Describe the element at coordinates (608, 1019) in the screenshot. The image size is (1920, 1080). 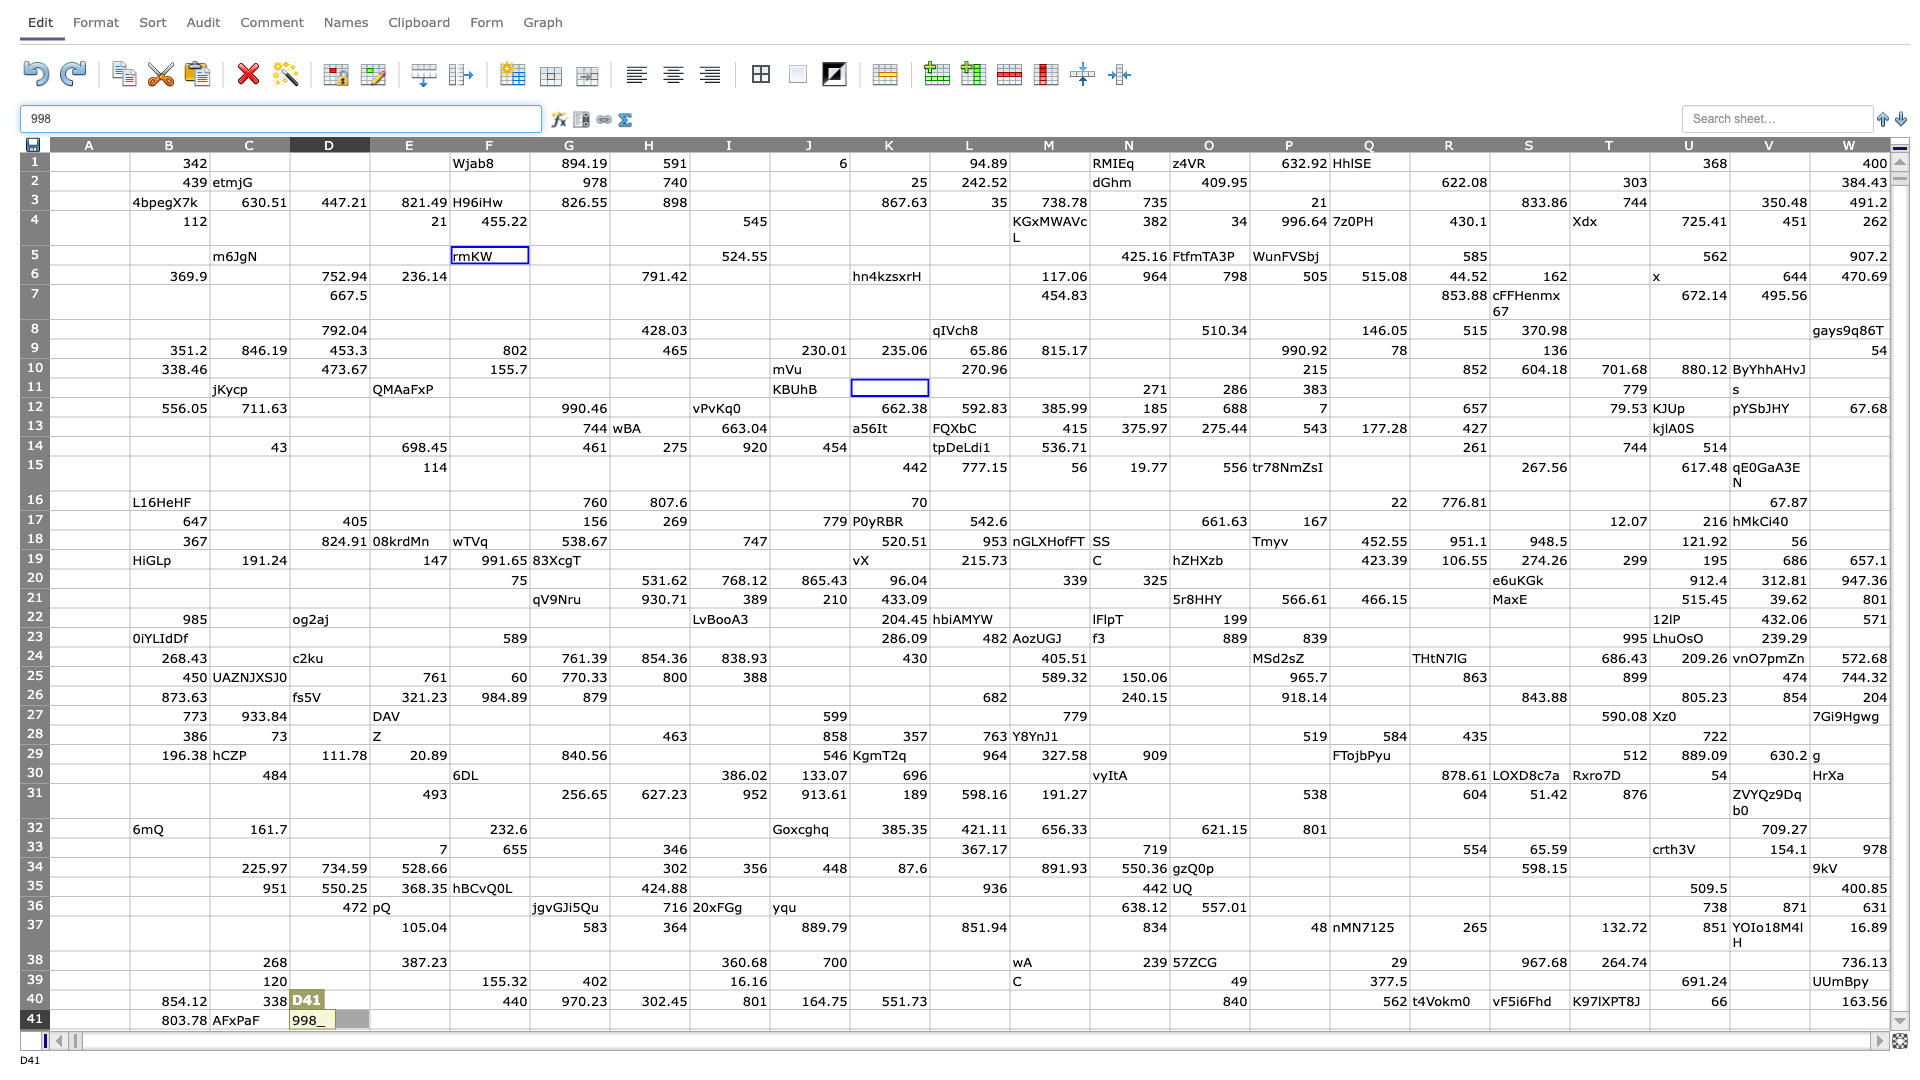
I see `left border at column H row 41` at that location.